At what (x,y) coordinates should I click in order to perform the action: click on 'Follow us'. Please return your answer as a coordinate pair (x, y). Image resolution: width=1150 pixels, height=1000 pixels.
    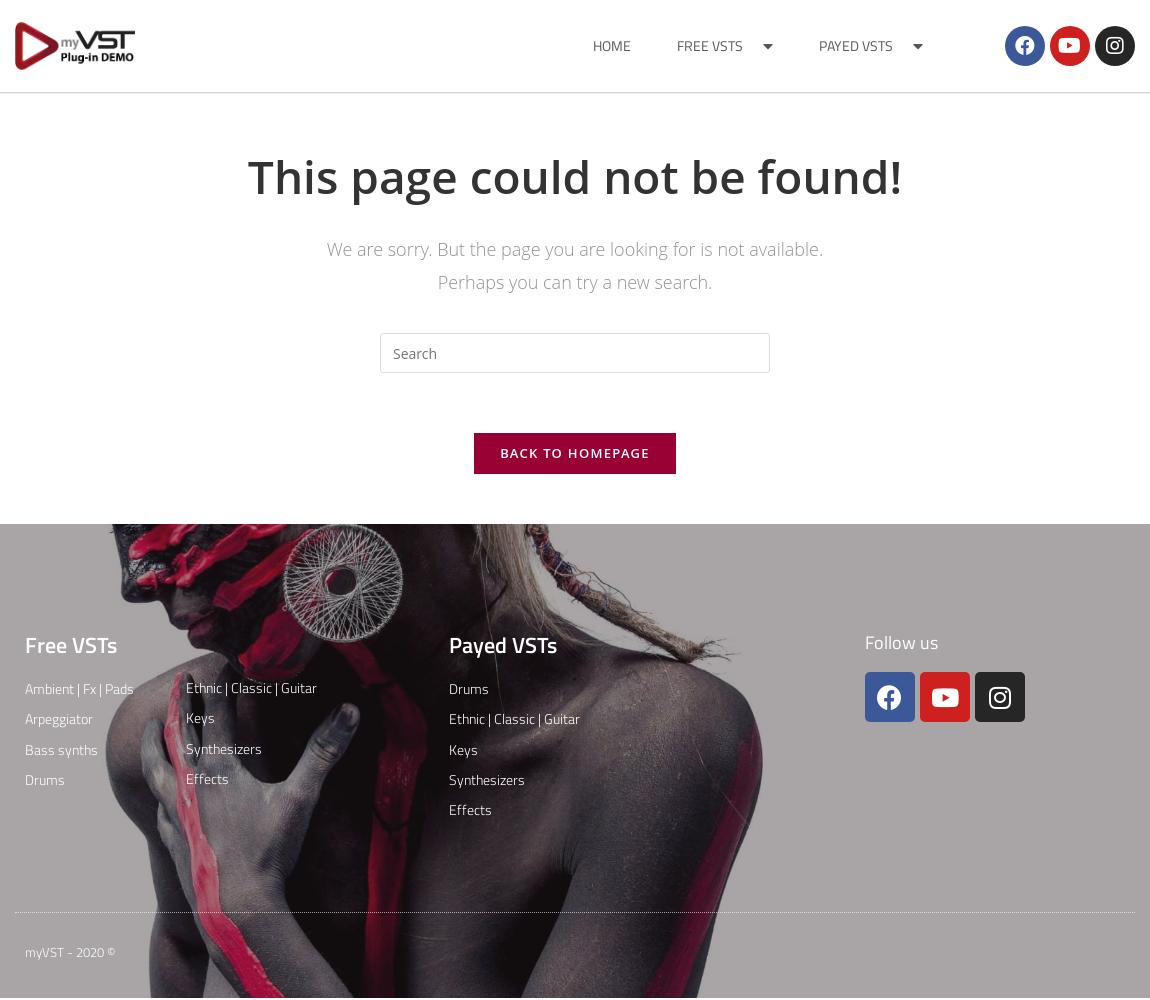
    Looking at the image, I should click on (863, 642).